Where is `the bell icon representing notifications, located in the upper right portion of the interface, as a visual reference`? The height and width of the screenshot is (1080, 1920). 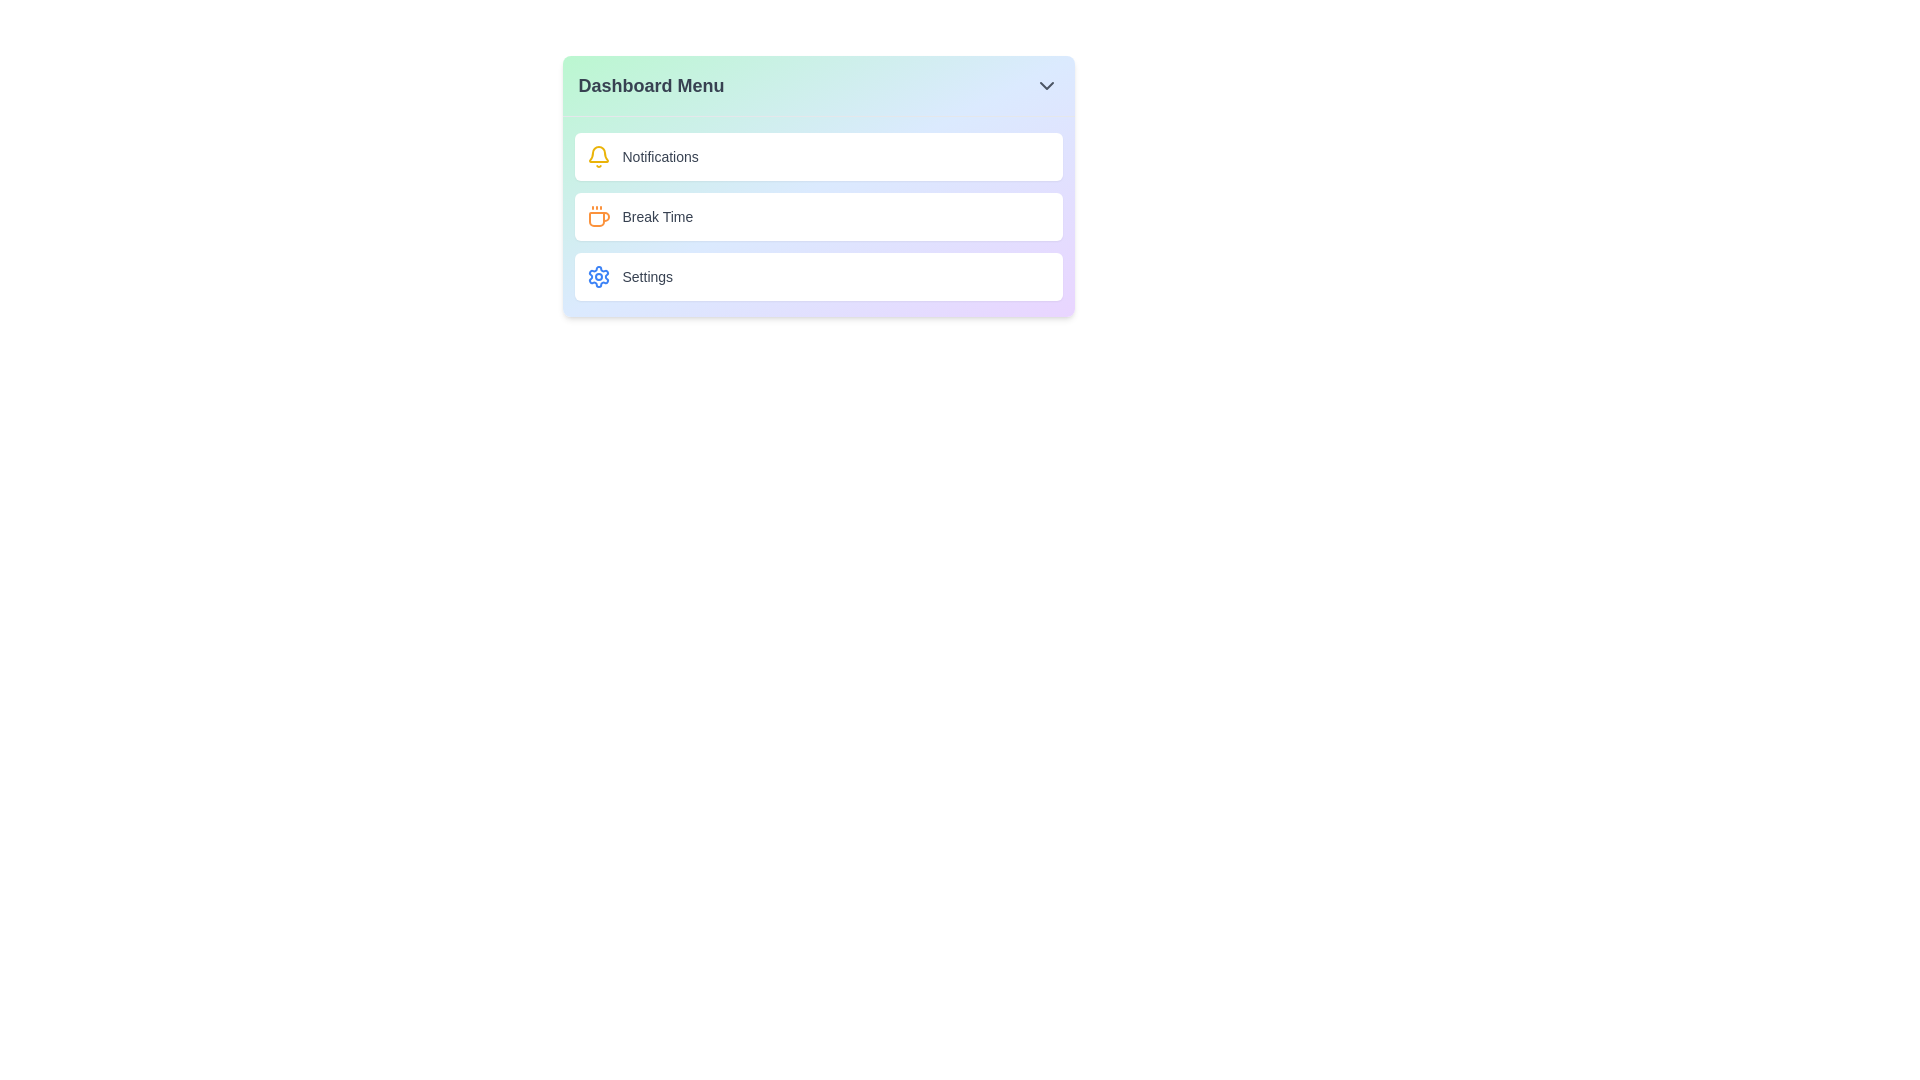
the bell icon representing notifications, located in the upper right portion of the interface, as a visual reference is located at coordinates (597, 153).